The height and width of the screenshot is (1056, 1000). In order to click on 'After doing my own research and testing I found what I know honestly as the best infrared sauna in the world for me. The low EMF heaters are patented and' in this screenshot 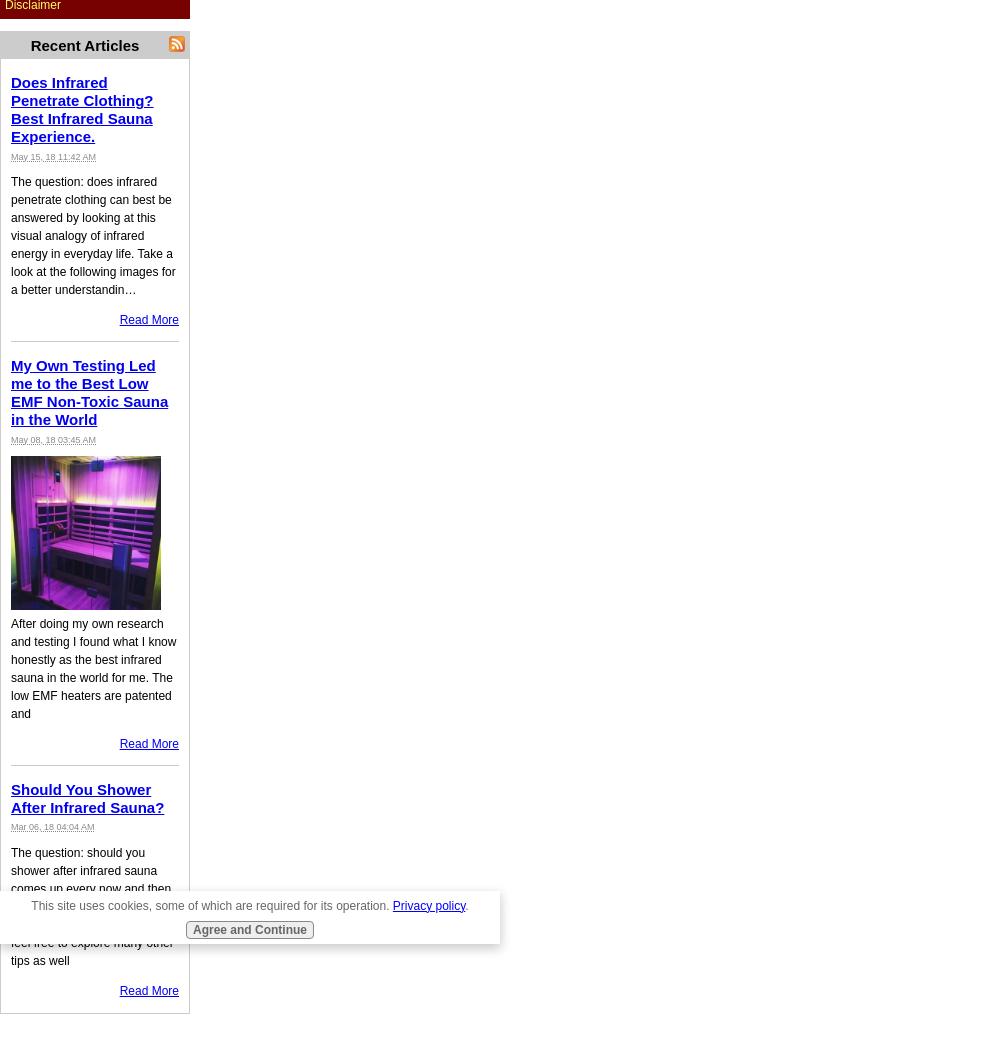, I will do `click(92, 668)`.